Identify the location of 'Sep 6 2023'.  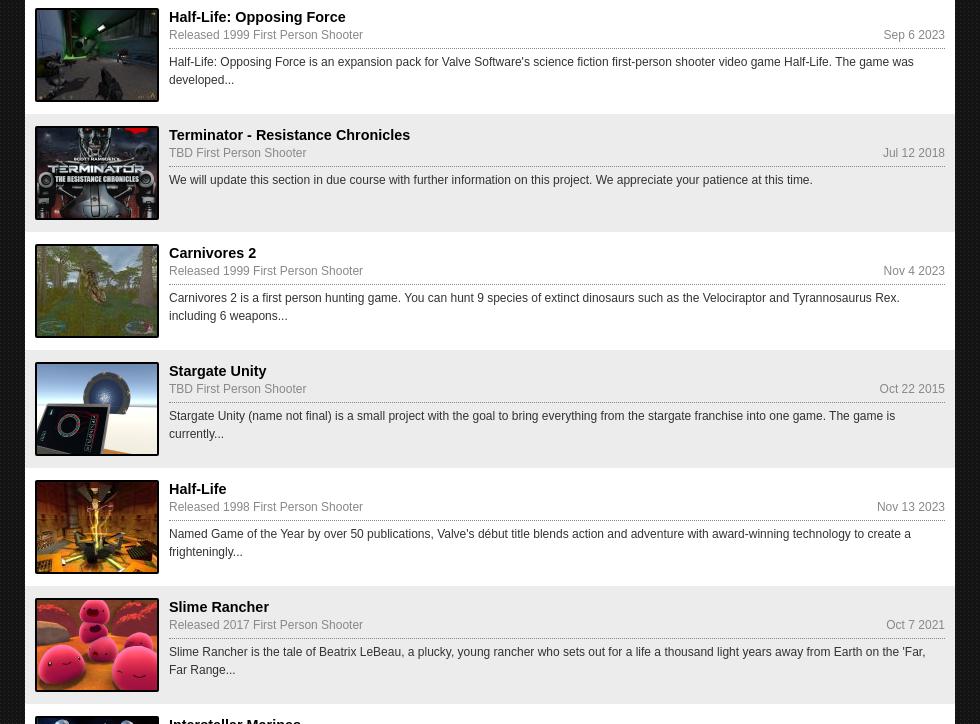
(914, 34).